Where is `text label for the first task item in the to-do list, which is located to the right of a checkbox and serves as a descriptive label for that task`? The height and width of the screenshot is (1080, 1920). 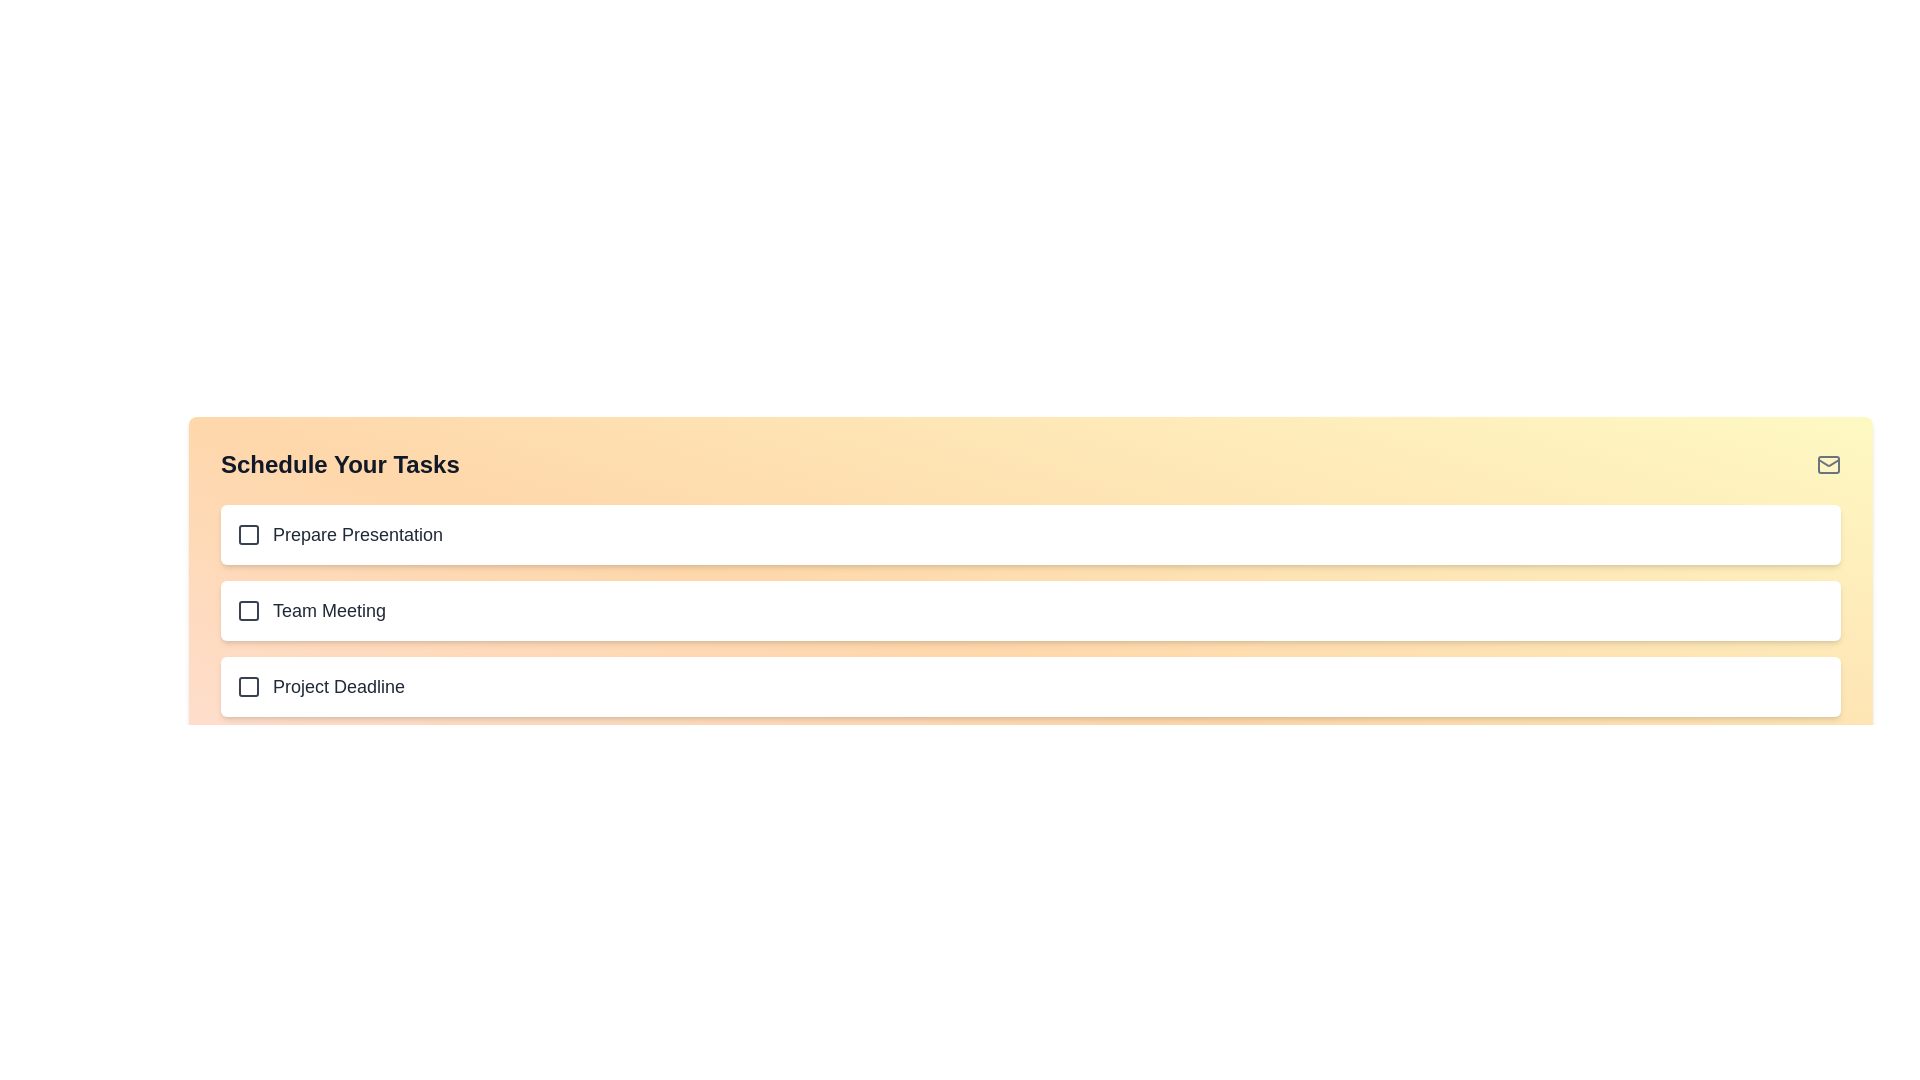
text label for the first task item in the to-do list, which is located to the right of a checkbox and serves as a descriptive label for that task is located at coordinates (358, 534).